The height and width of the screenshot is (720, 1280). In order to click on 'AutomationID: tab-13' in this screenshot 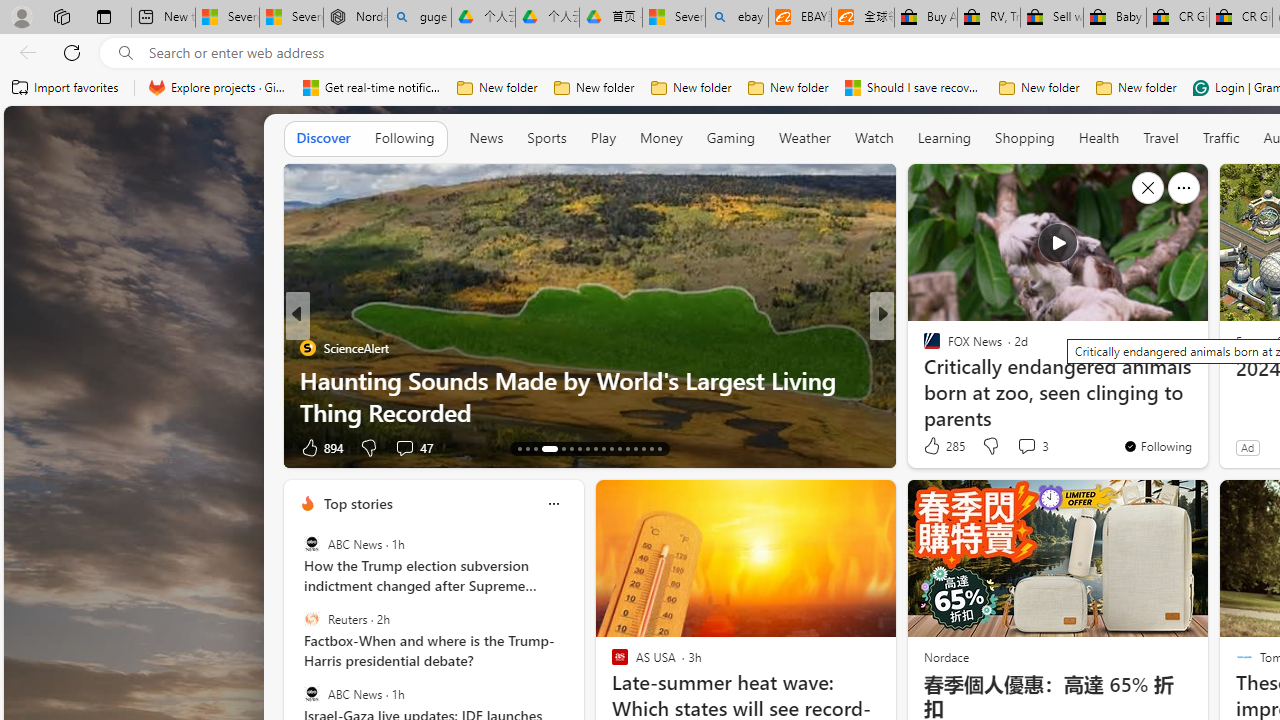, I will do `click(519, 447)`.